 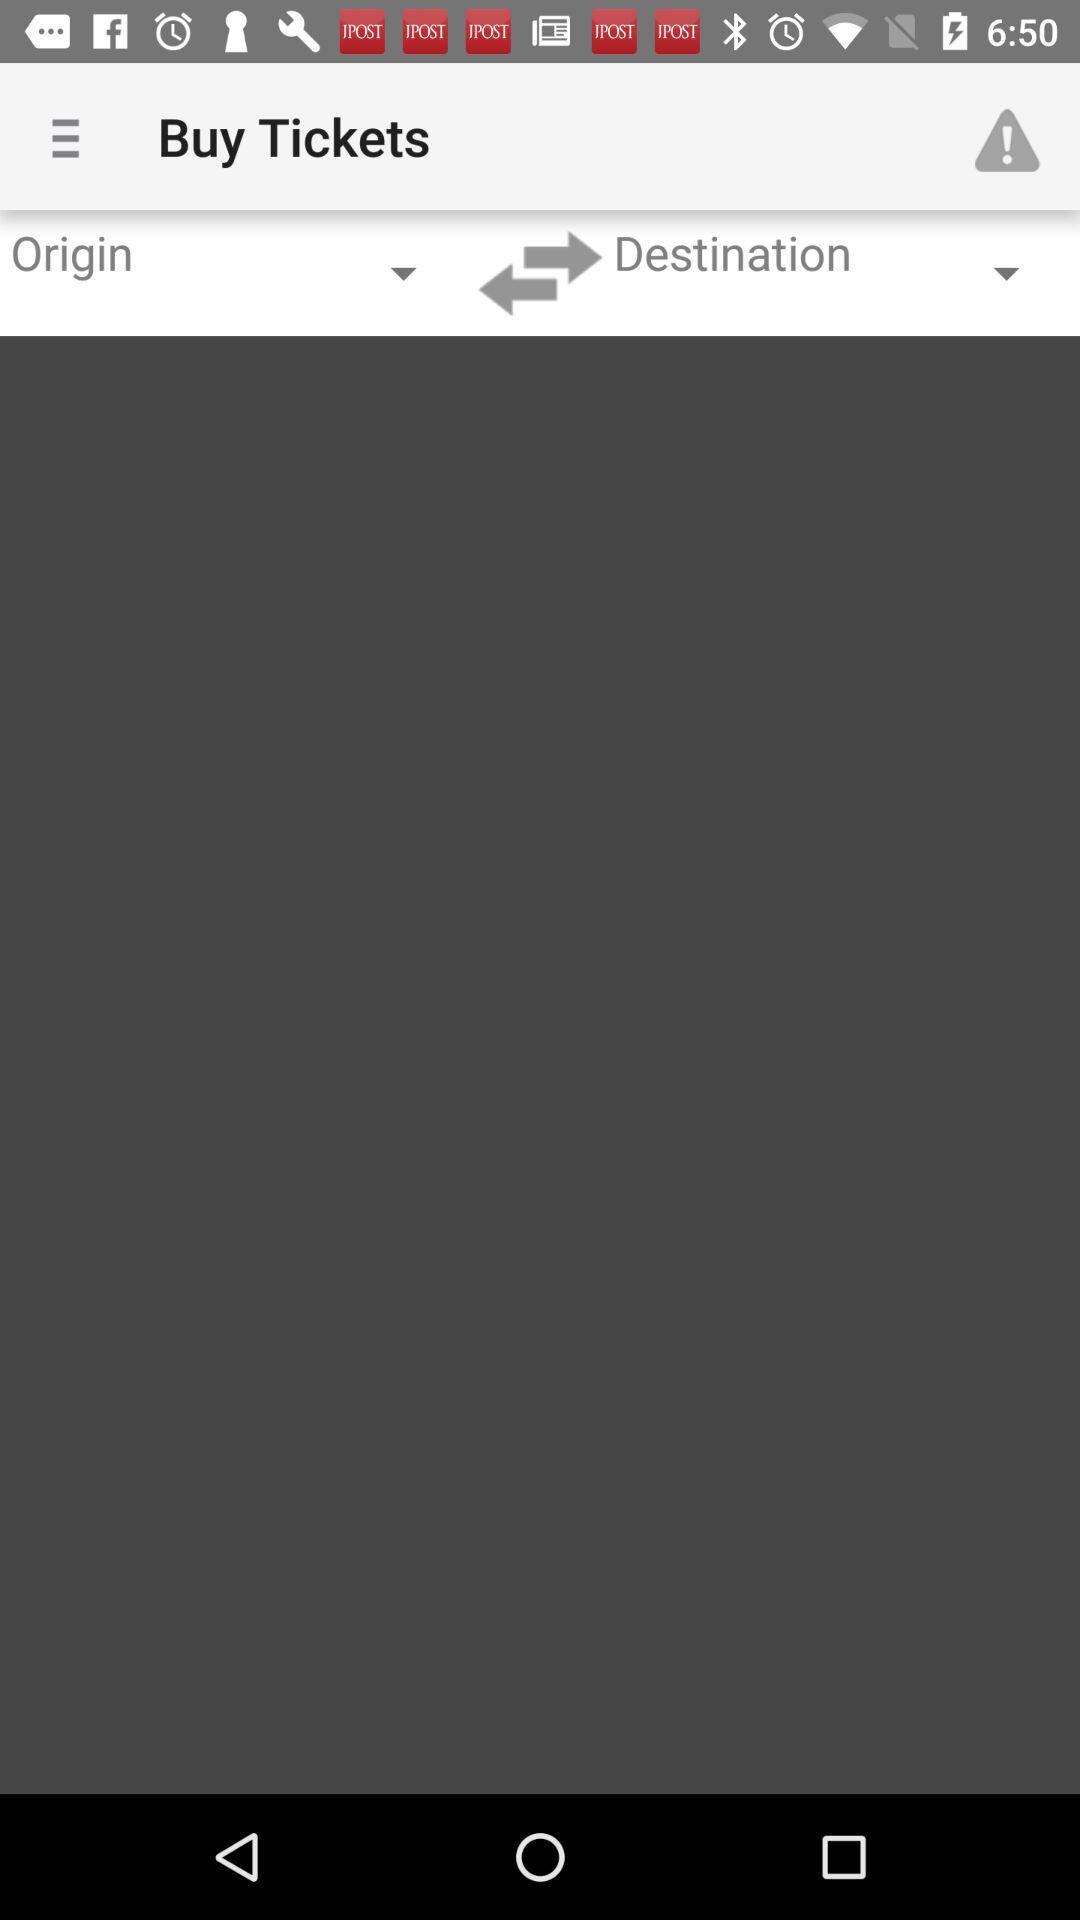 I want to click on the swap icon, so click(x=540, y=272).